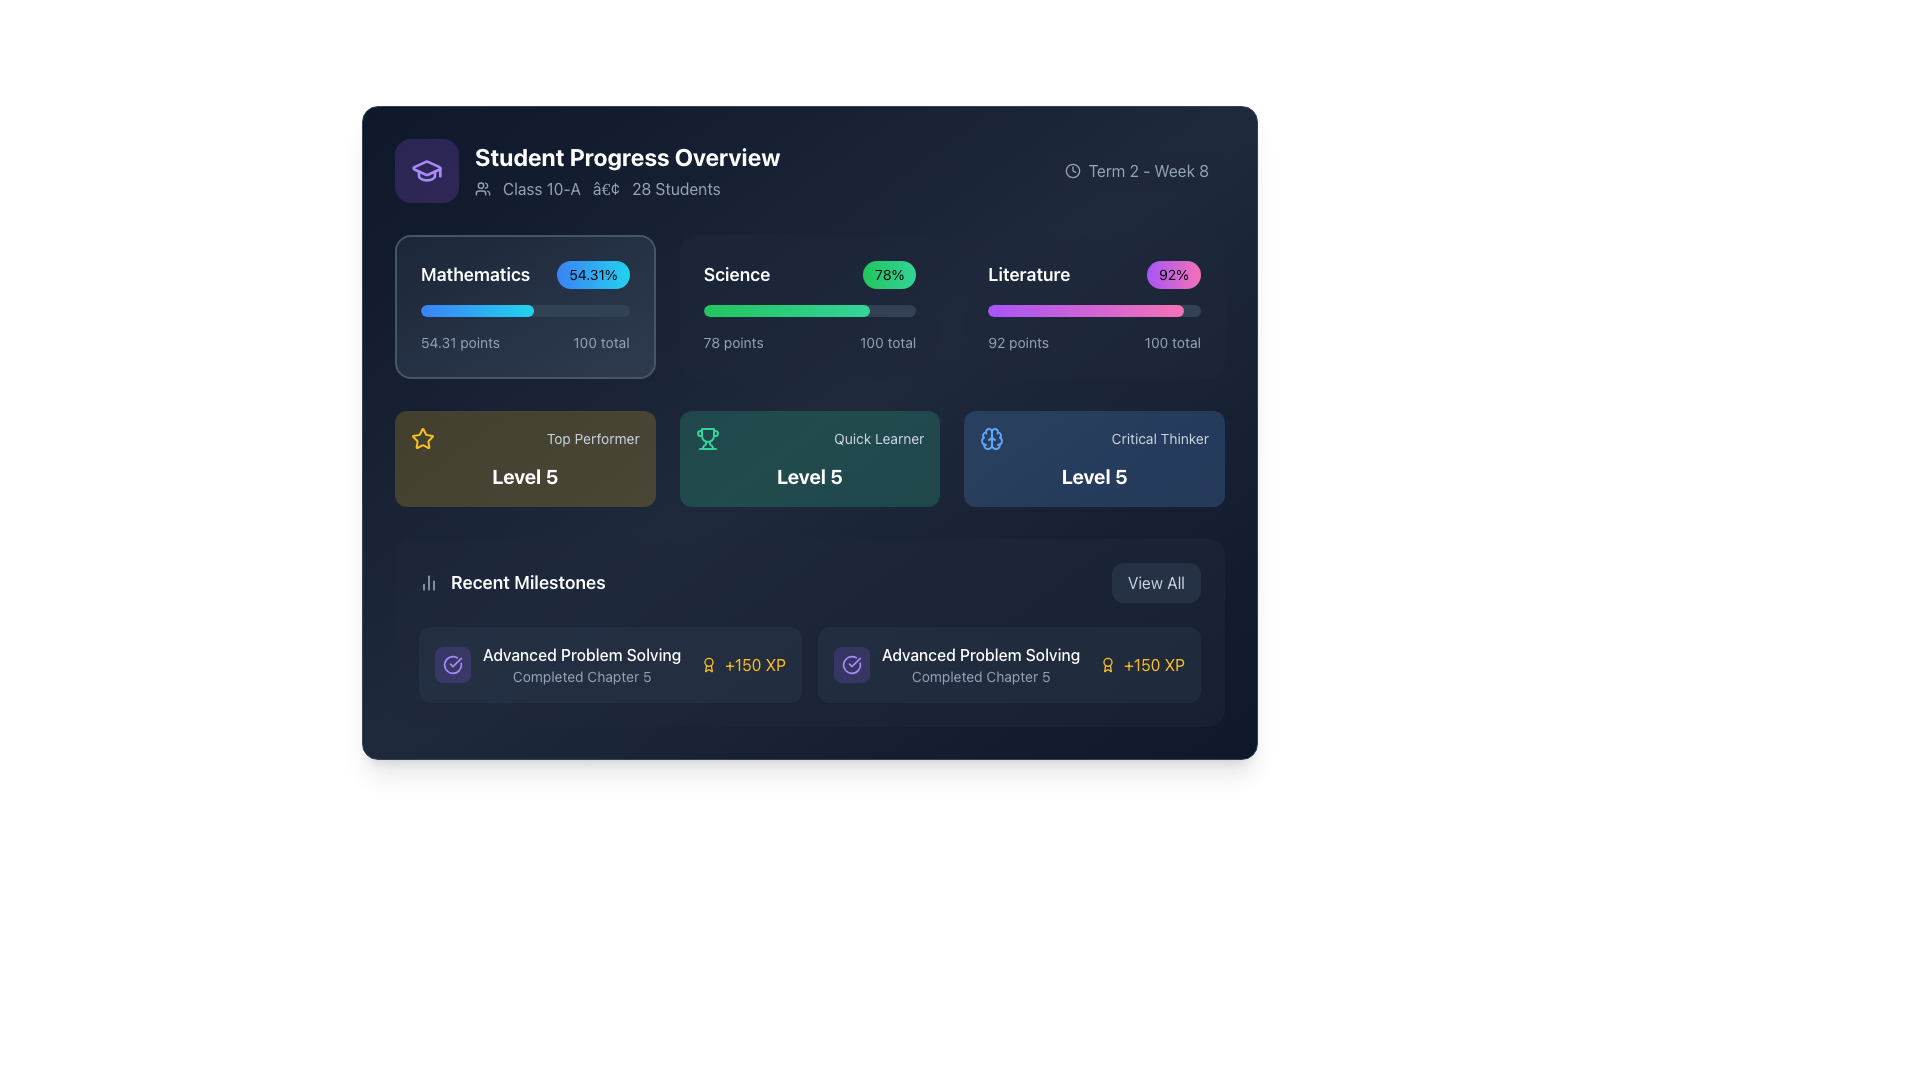  What do you see at coordinates (1093, 459) in the screenshot?
I see `the contents of the Visual Card labeled 'Critical Thinker', which is the rightmost card in a series of three cards` at bounding box center [1093, 459].